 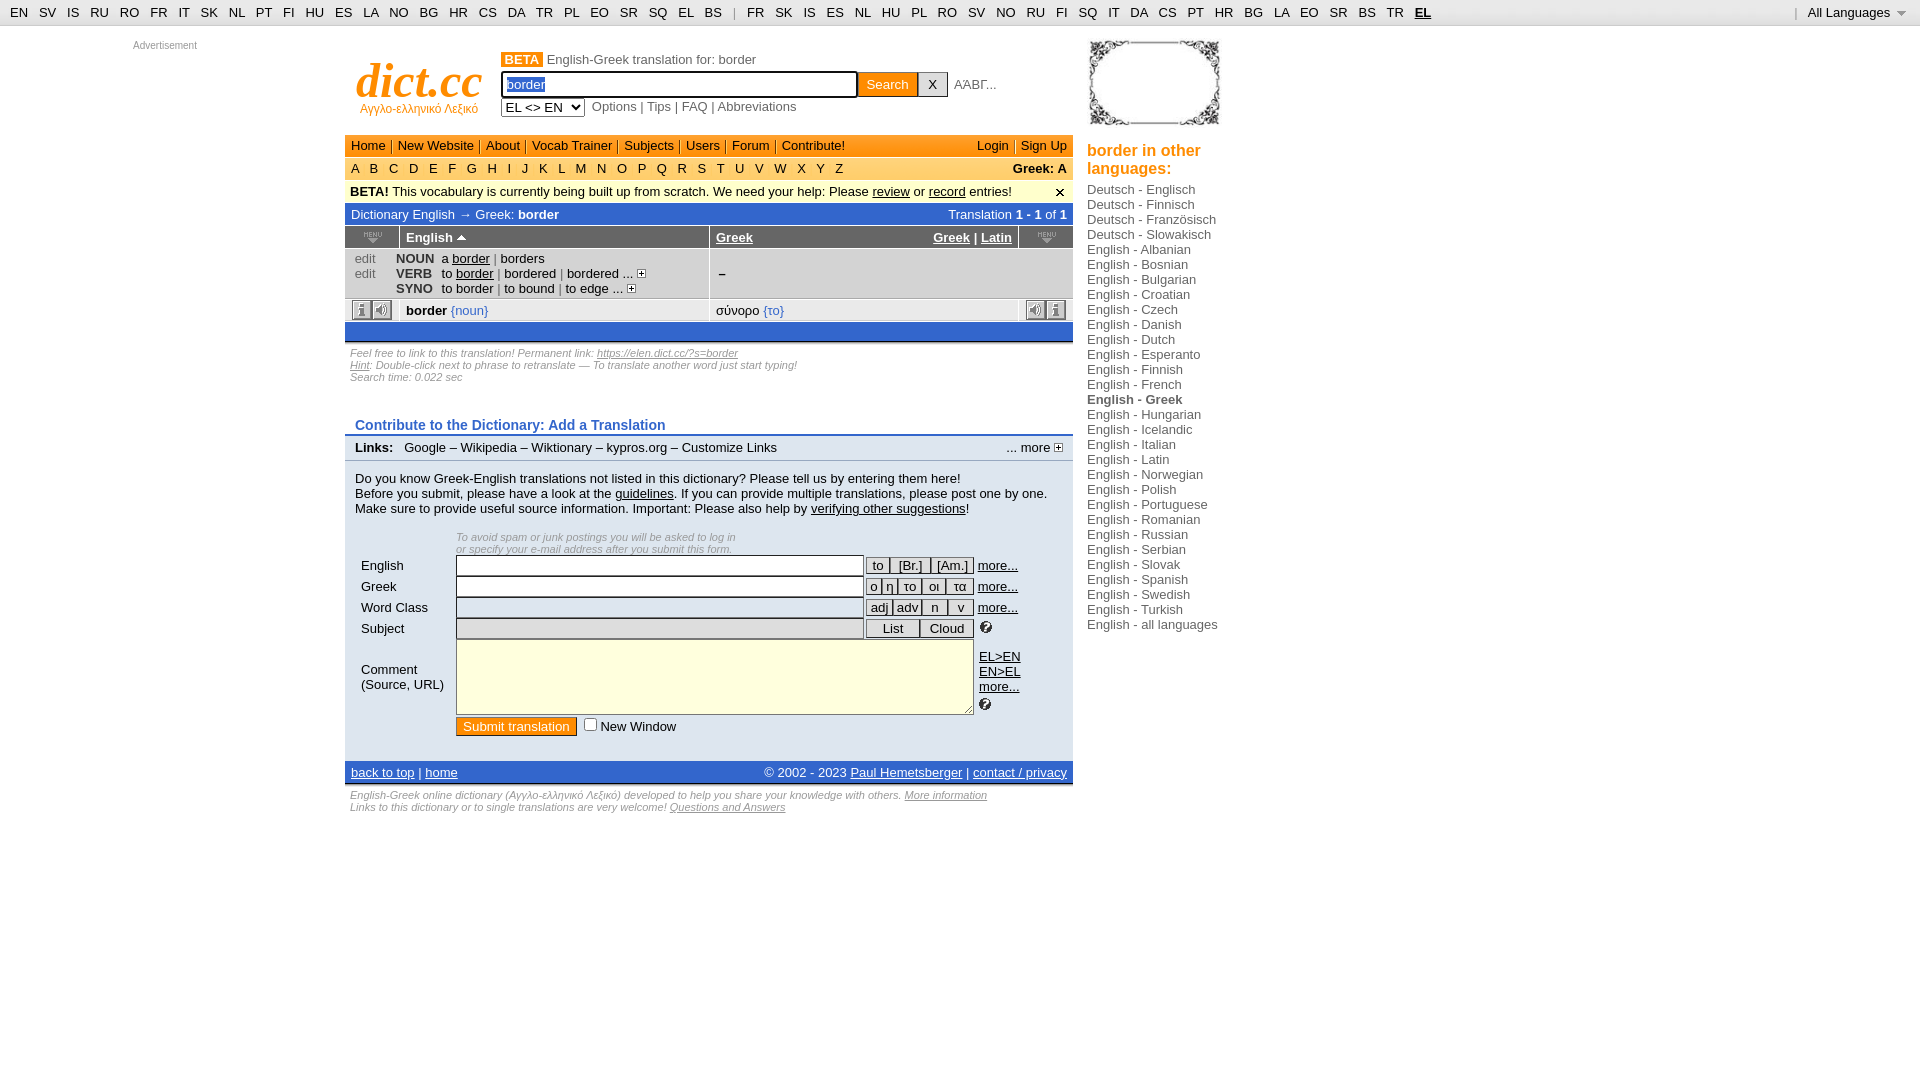 What do you see at coordinates (382, 565) in the screenshot?
I see `'English'` at bounding box center [382, 565].